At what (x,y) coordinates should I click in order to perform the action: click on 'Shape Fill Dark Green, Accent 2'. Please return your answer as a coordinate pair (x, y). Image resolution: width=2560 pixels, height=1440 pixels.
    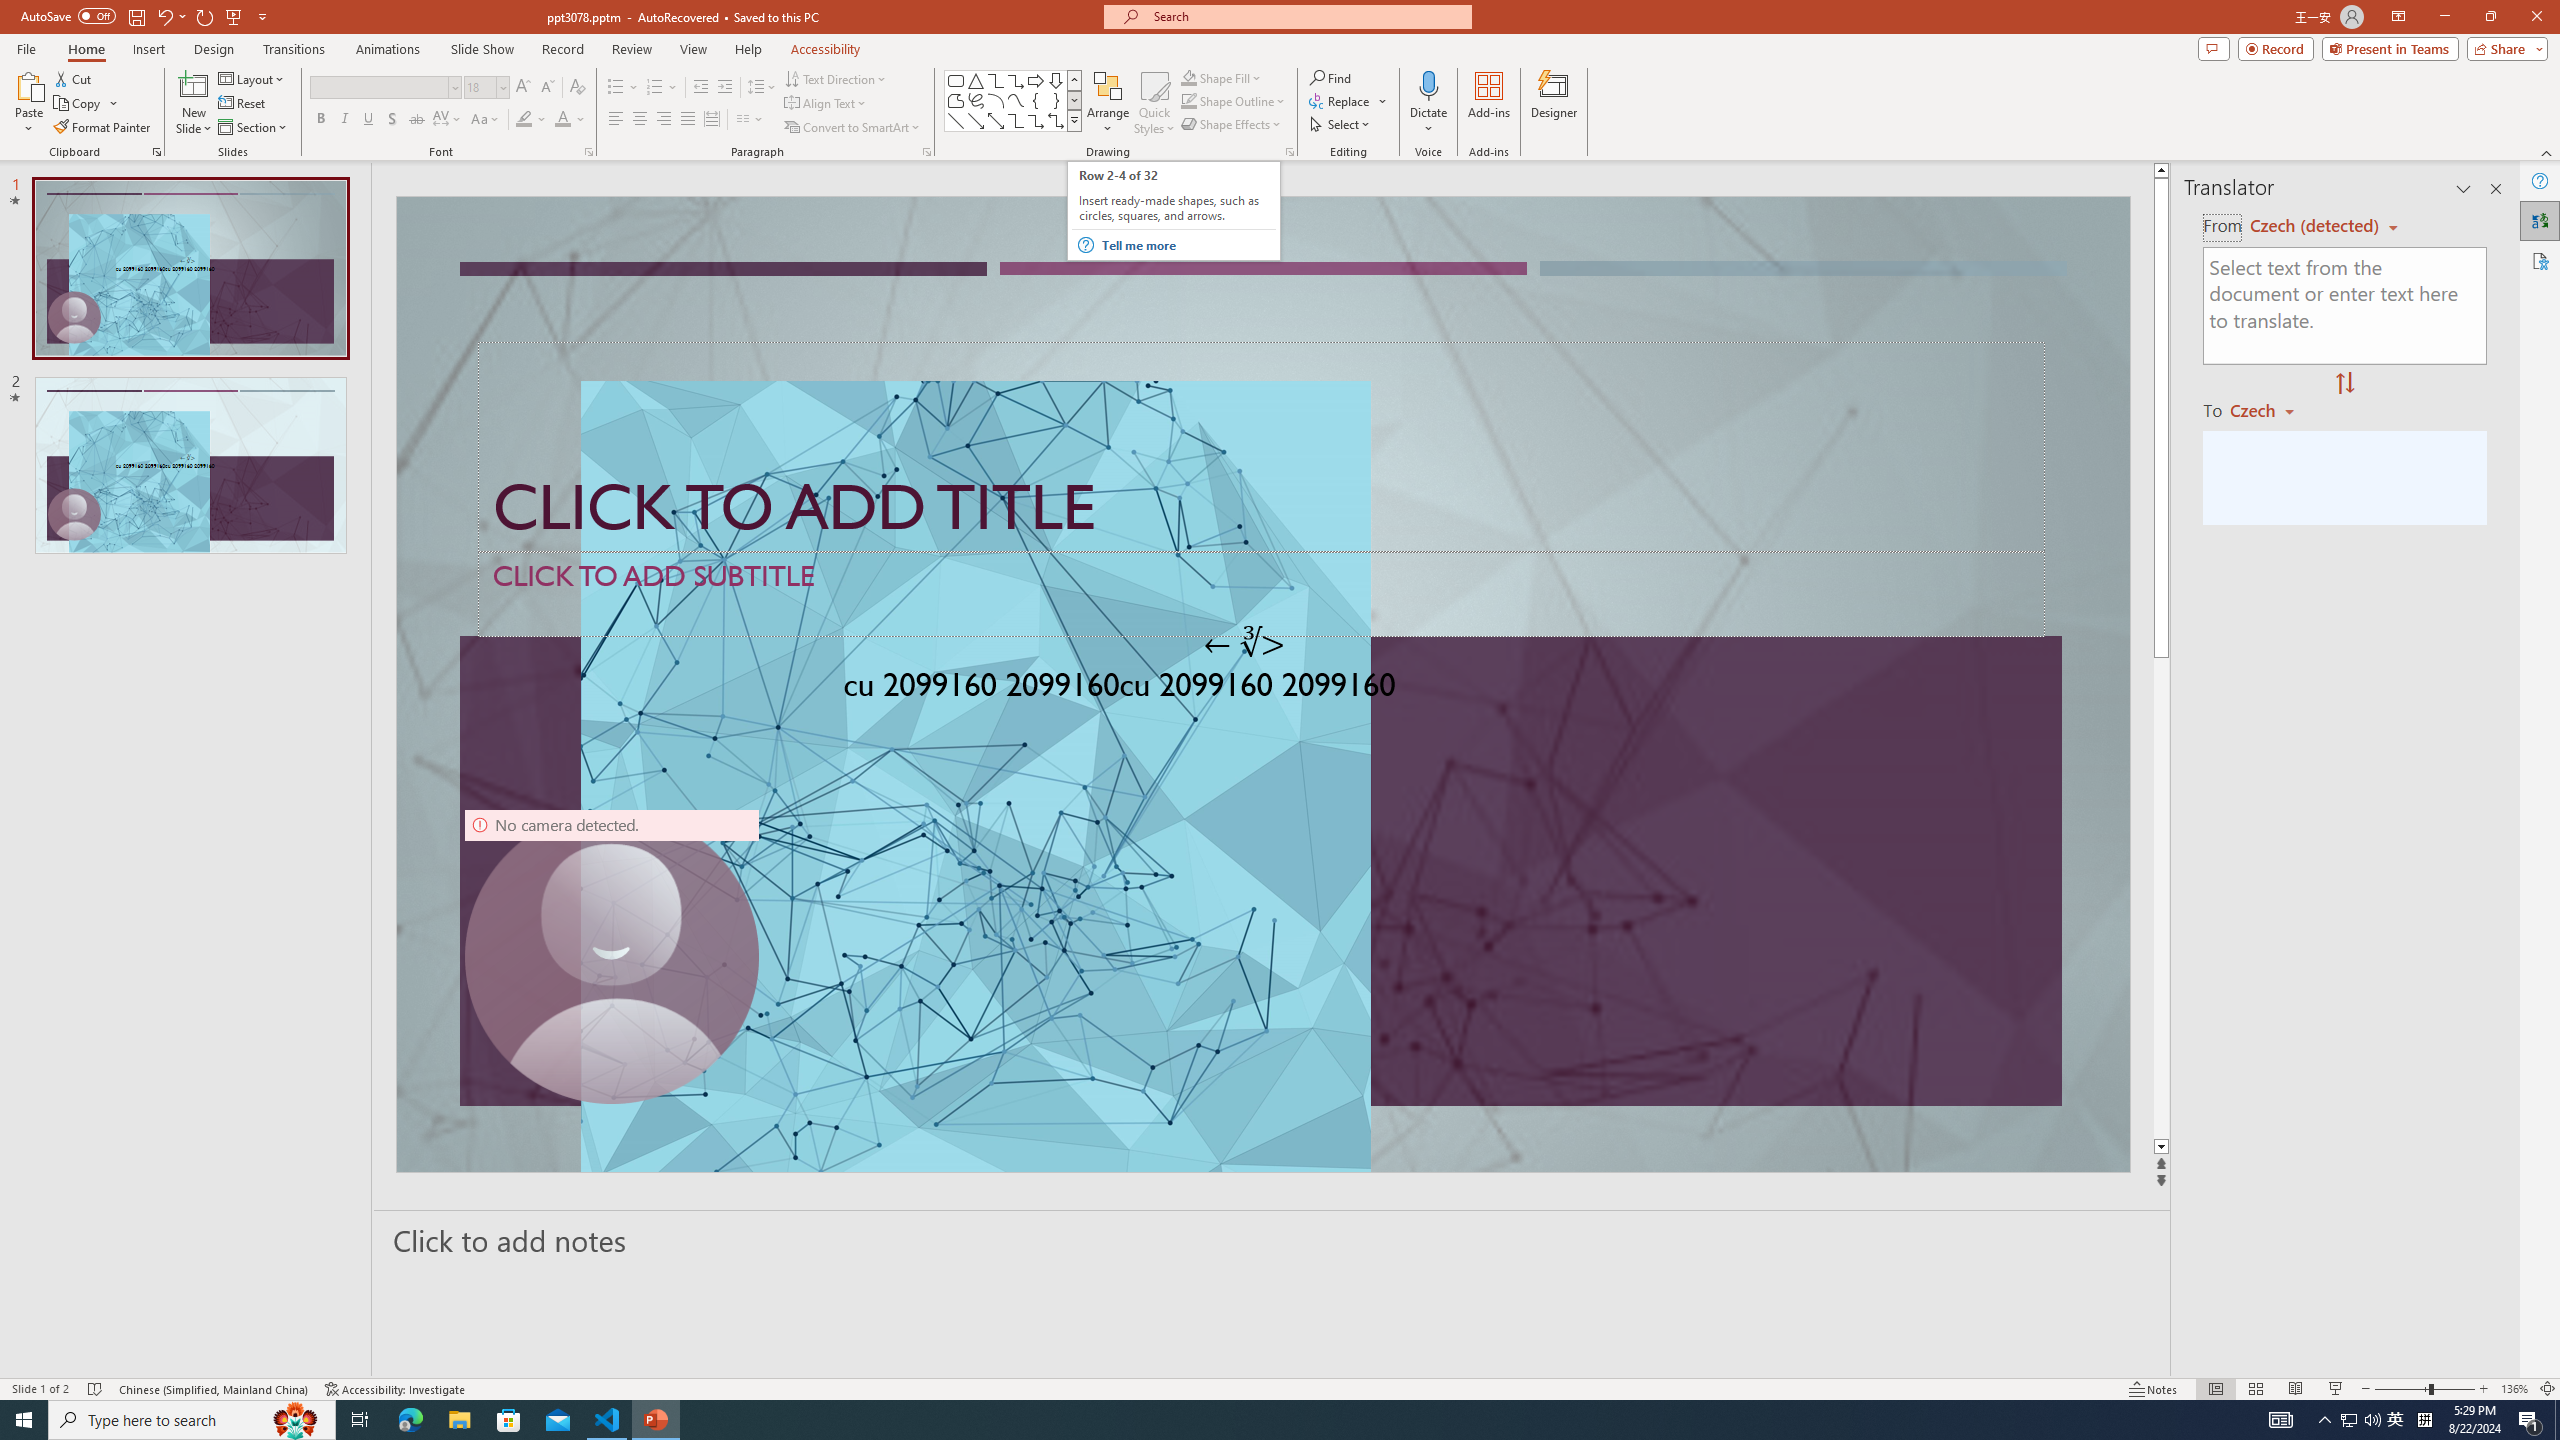
    Looking at the image, I should click on (1189, 77).